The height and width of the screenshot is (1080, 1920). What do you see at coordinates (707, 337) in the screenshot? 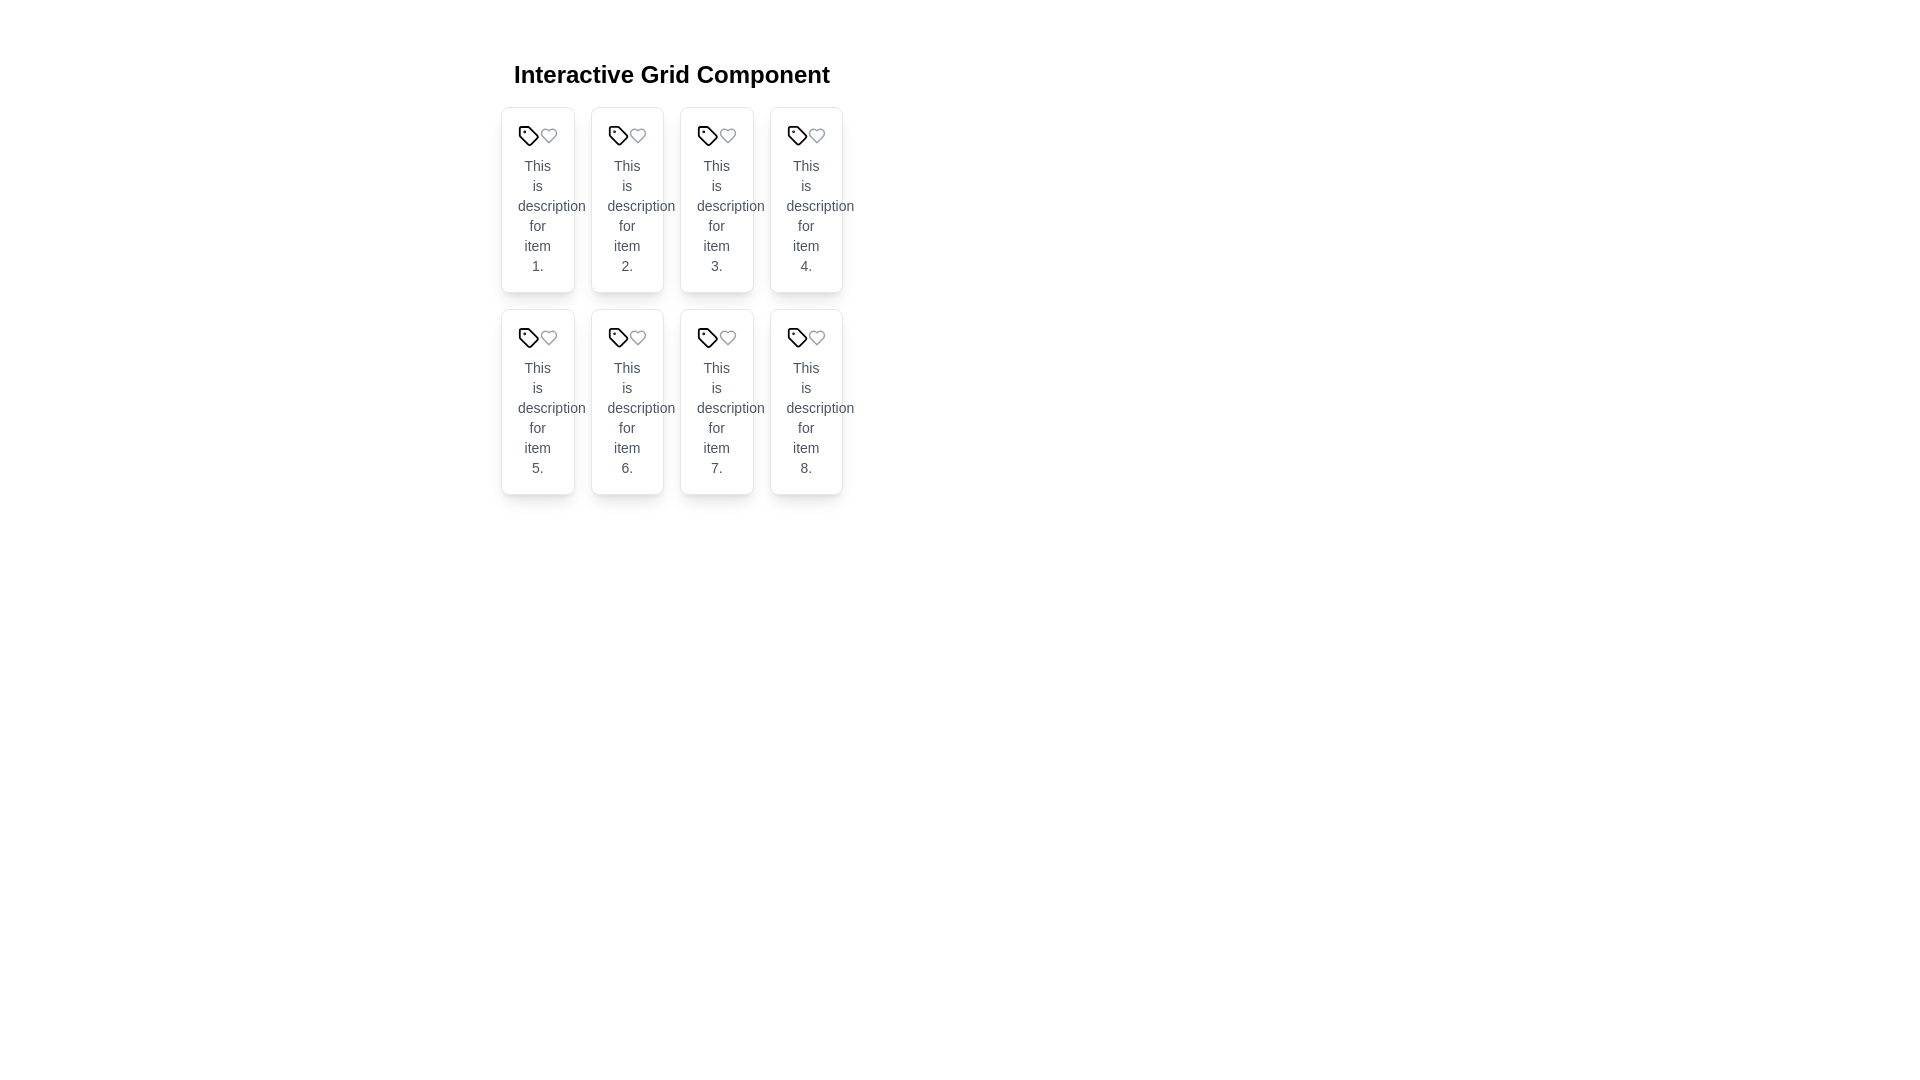
I see `the tag icon located in the seventh tile of the grid` at bounding box center [707, 337].